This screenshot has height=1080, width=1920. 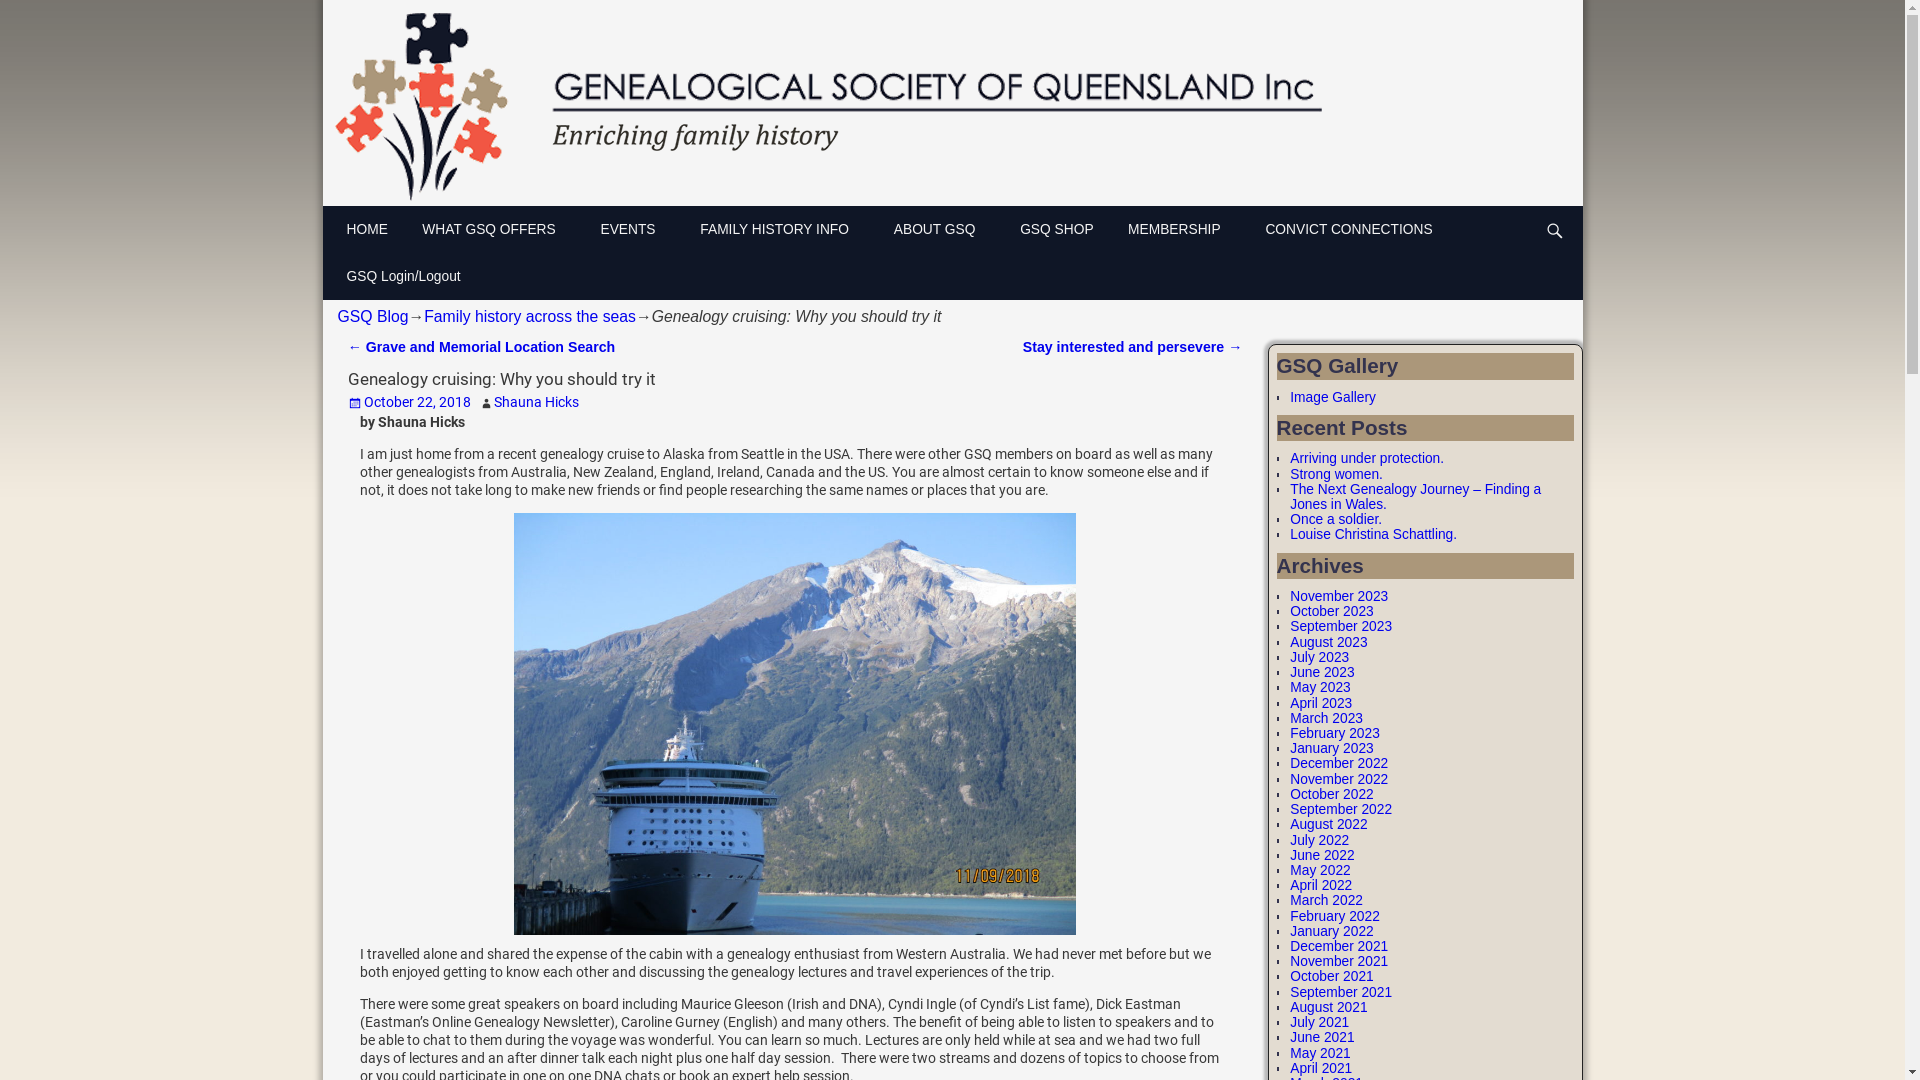 What do you see at coordinates (1340, 992) in the screenshot?
I see `'September 2021'` at bounding box center [1340, 992].